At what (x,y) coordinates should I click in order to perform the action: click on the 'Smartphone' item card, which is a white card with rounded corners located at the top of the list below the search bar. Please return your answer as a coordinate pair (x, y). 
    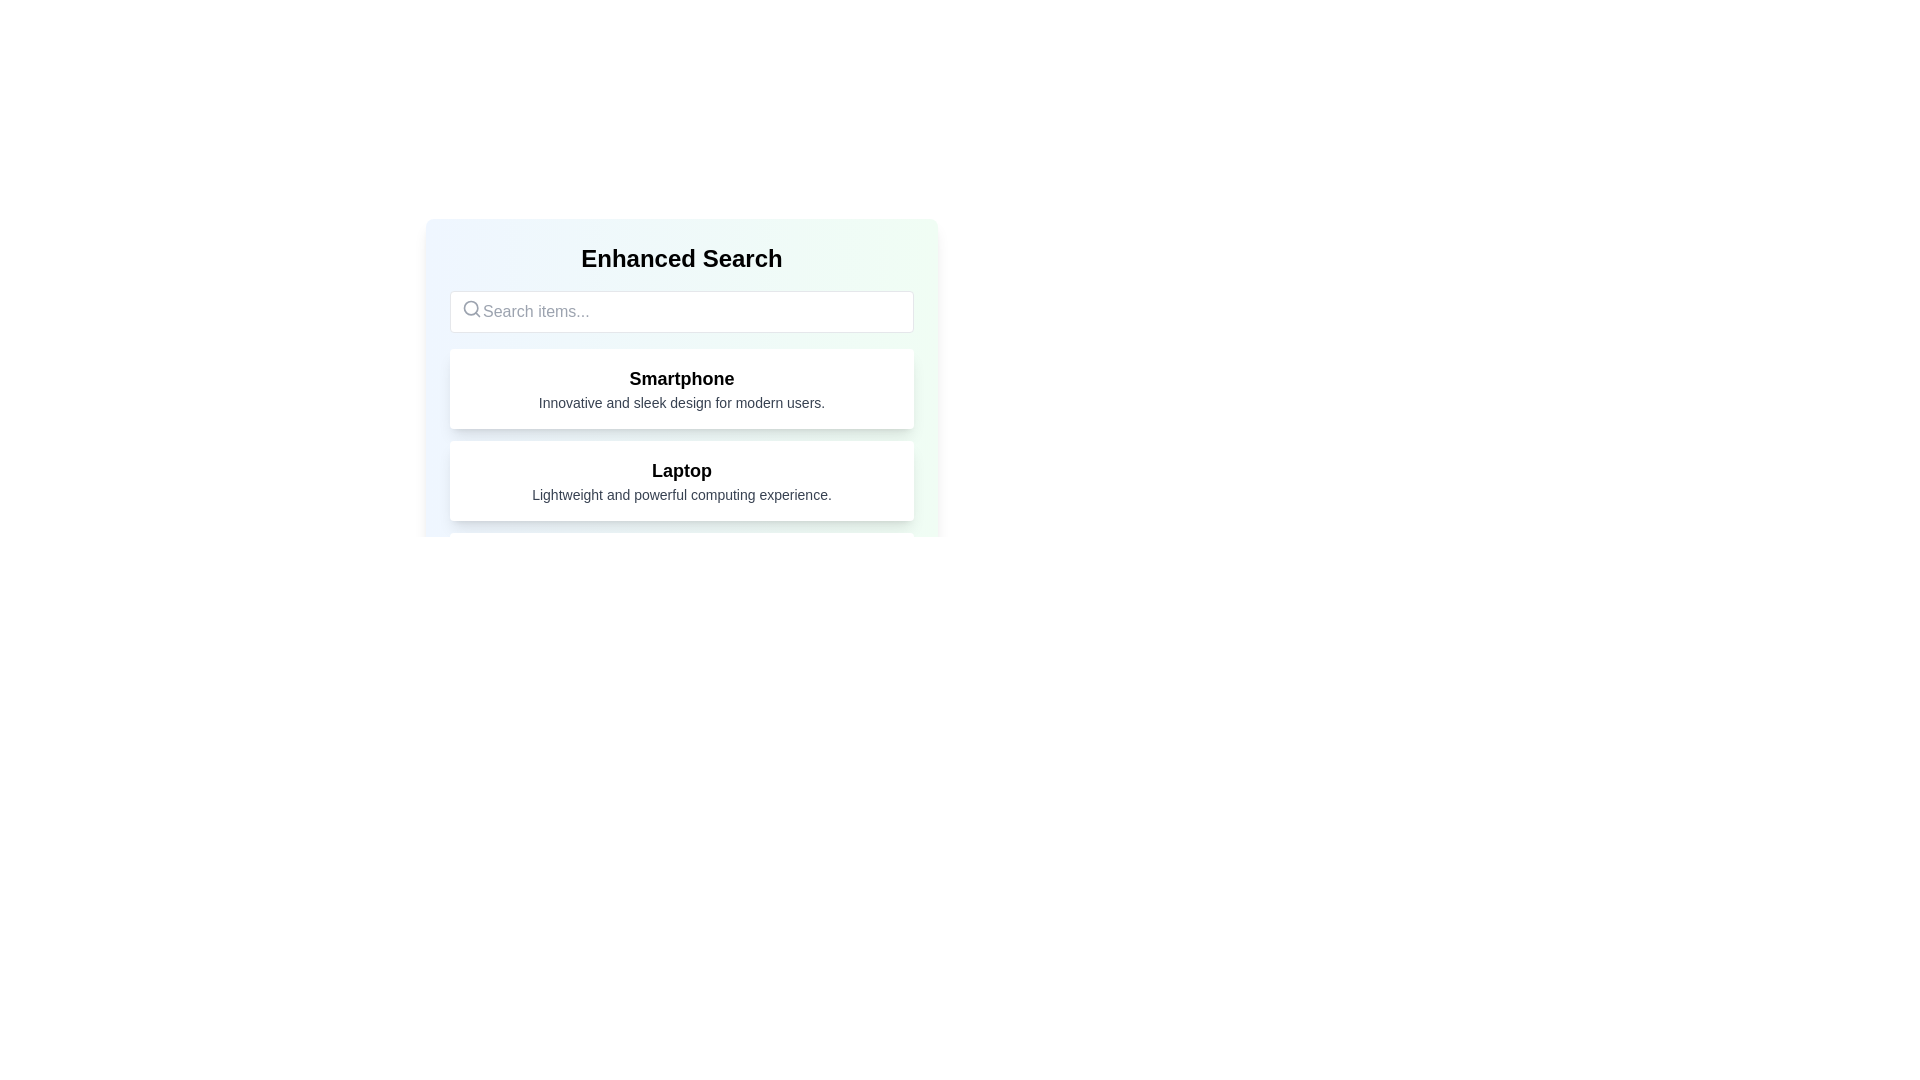
    Looking at the image, I should click on (681, 389).